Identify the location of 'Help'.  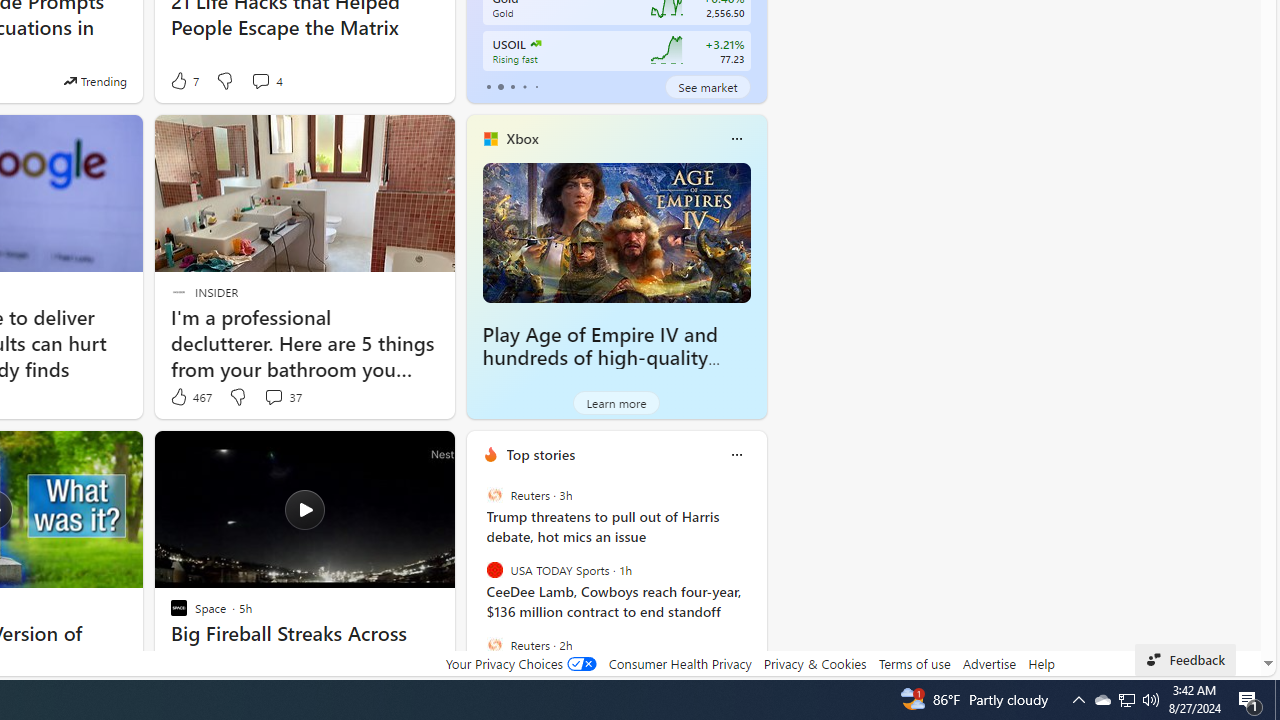
(1040, 663).